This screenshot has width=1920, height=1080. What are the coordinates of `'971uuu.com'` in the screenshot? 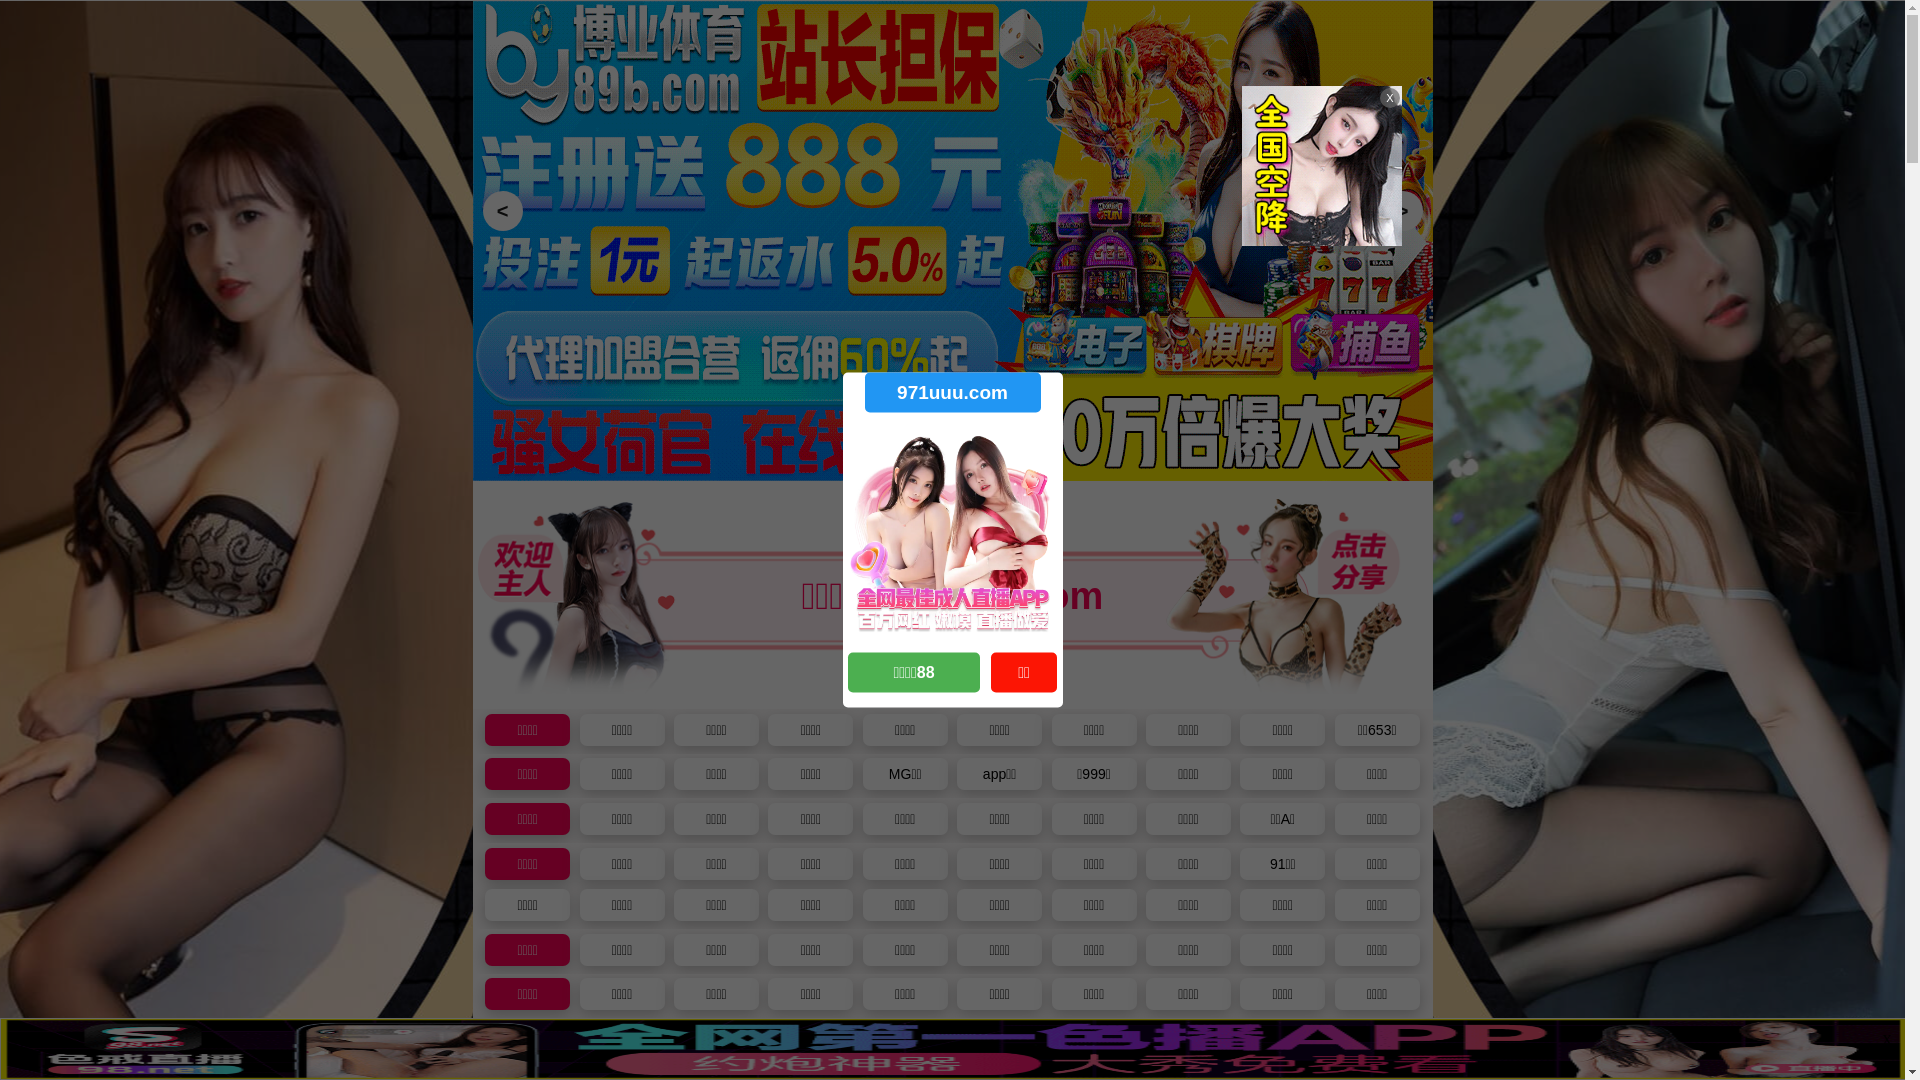 It's located at (950, 392).